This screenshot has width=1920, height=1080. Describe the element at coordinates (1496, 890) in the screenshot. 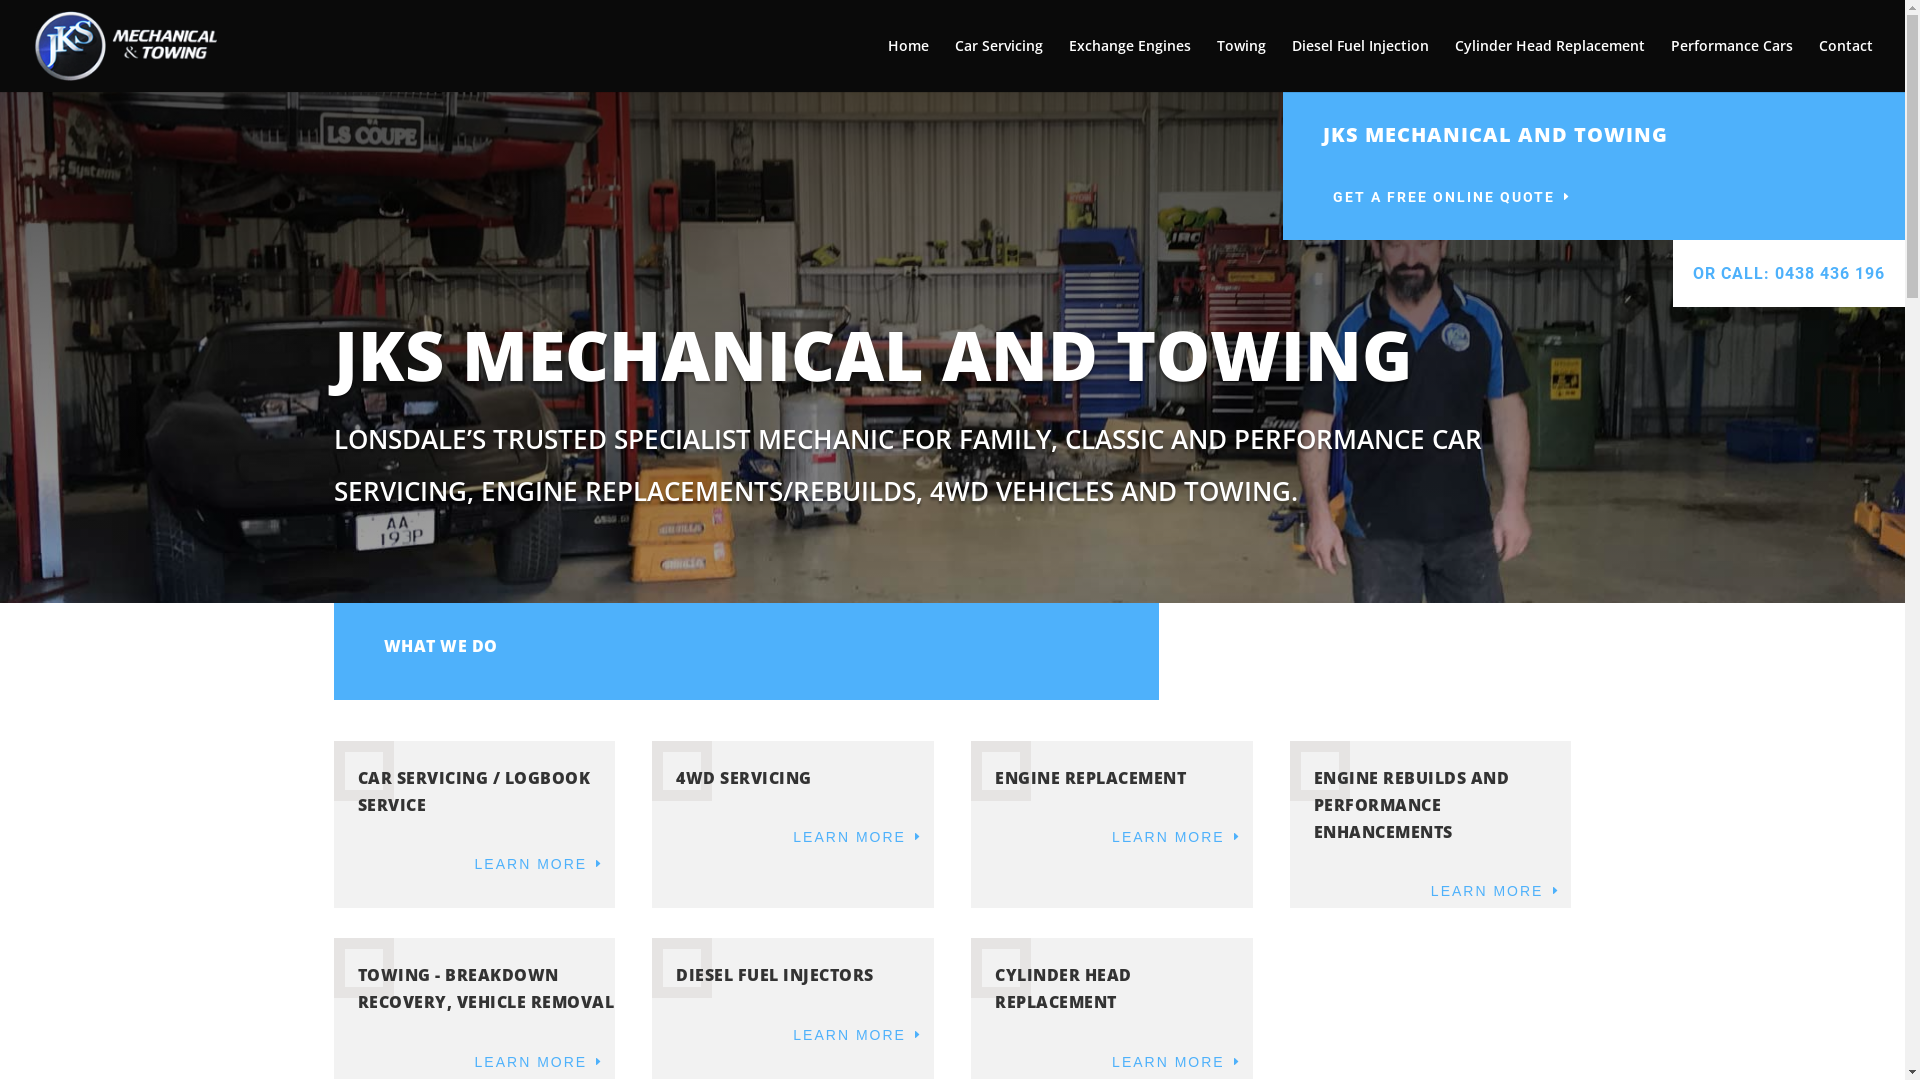

I see `'LEARN MORE'` at that location.